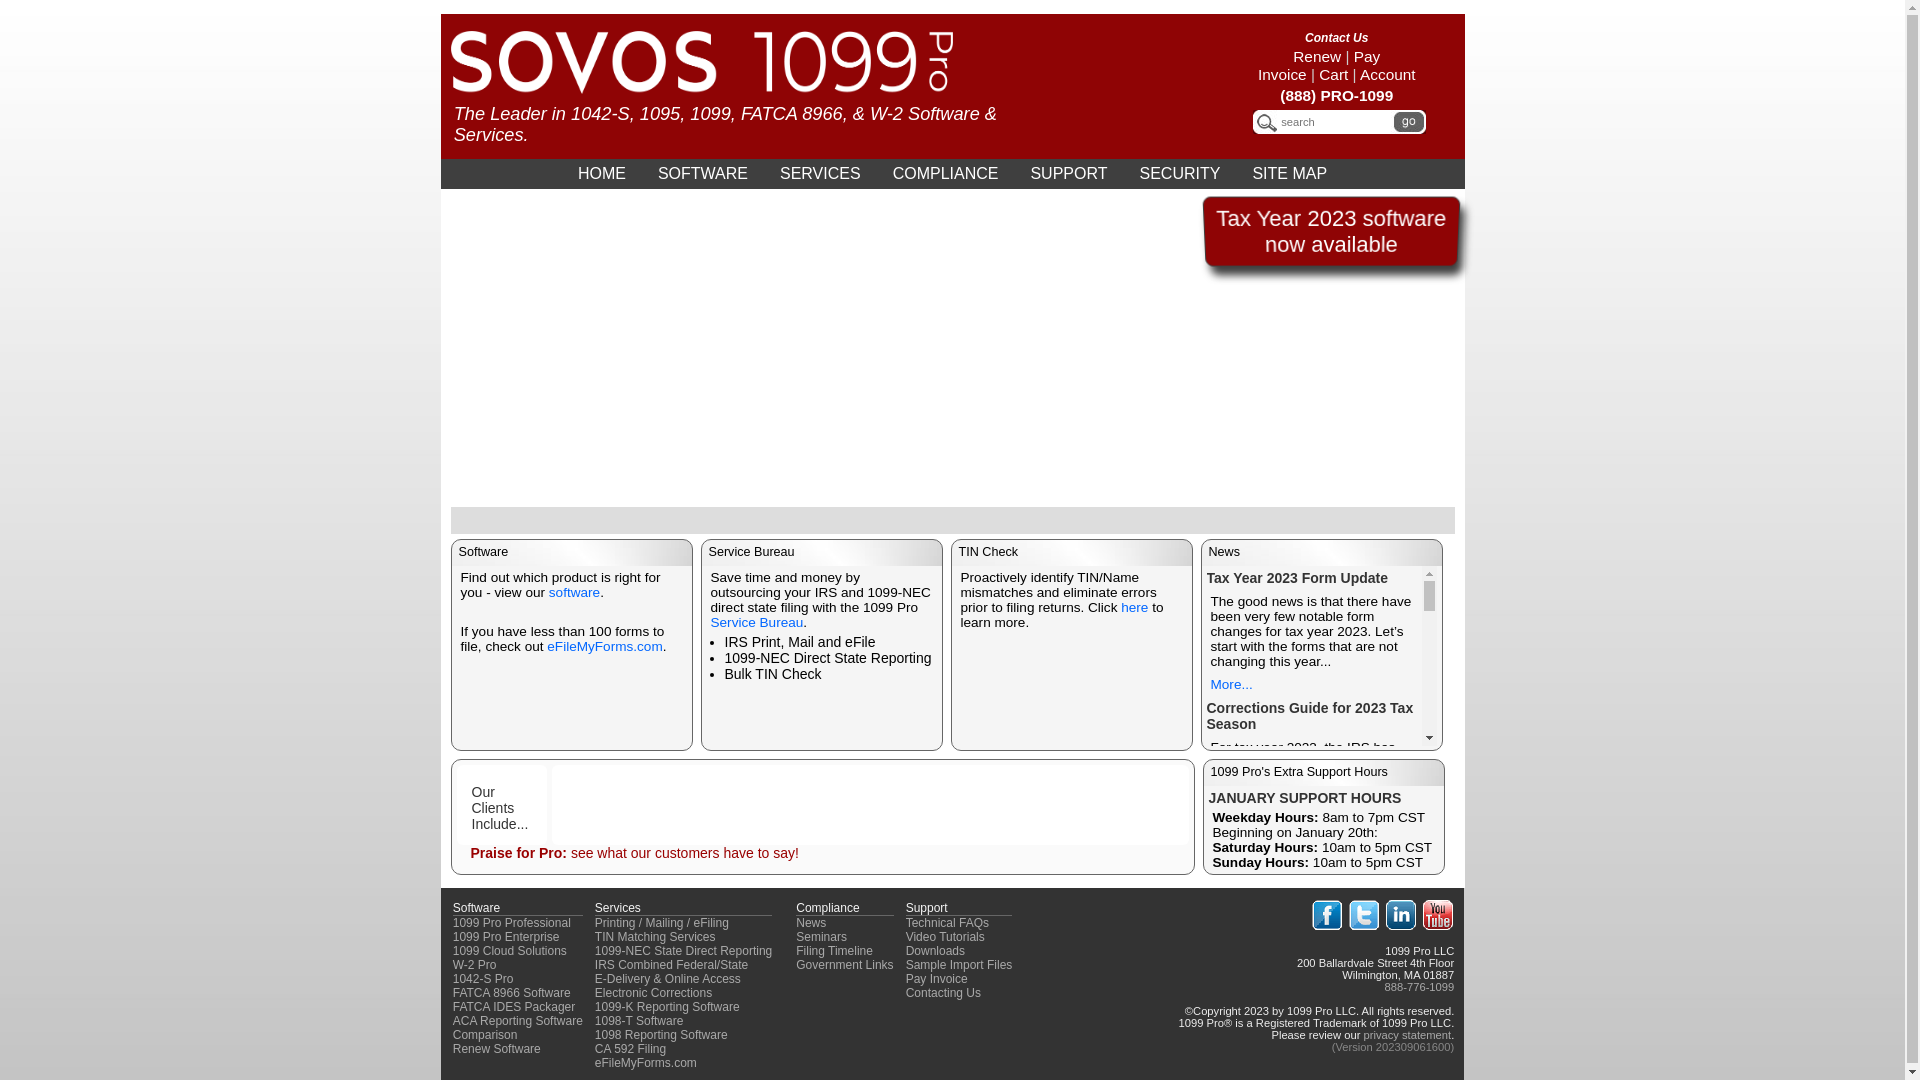 The image size is (1920, 1080). Describe the element at coordinates (1229, 799) in the screenshot. I see `'More...'` at that location.